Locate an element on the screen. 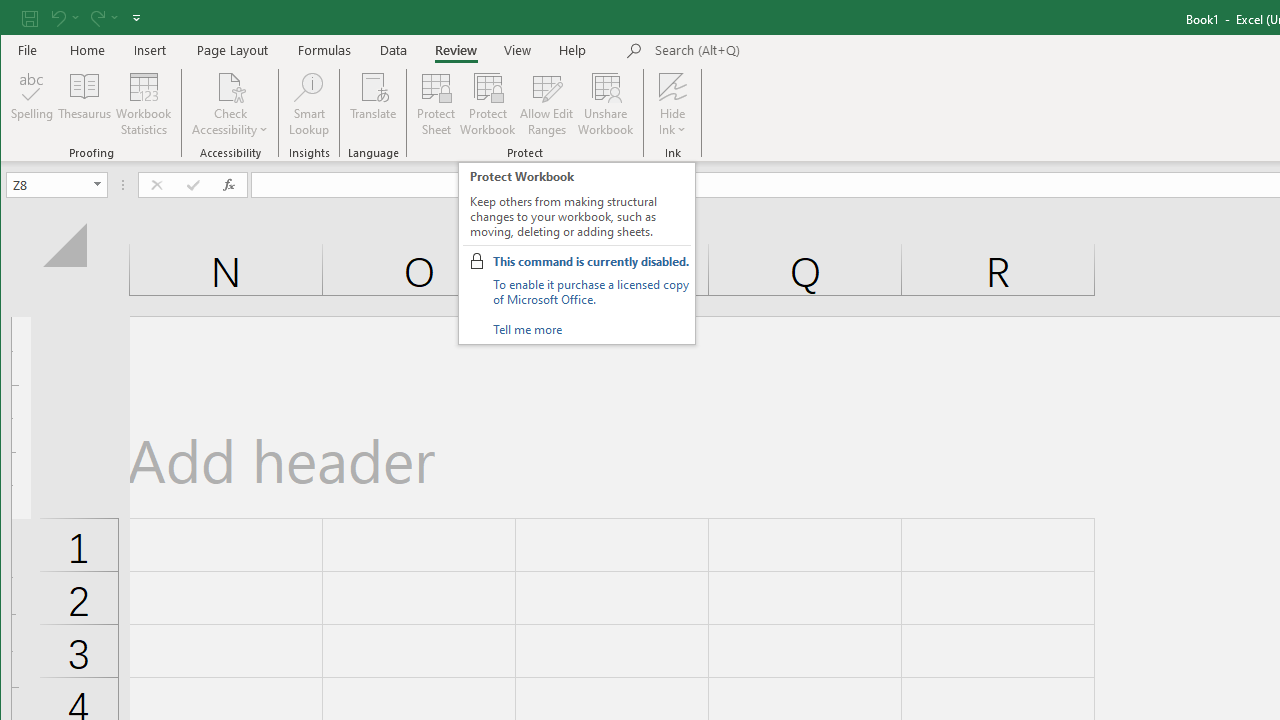 This screenshot has width=1280, height=720. 'Review' is located at coordinates (455, 49).